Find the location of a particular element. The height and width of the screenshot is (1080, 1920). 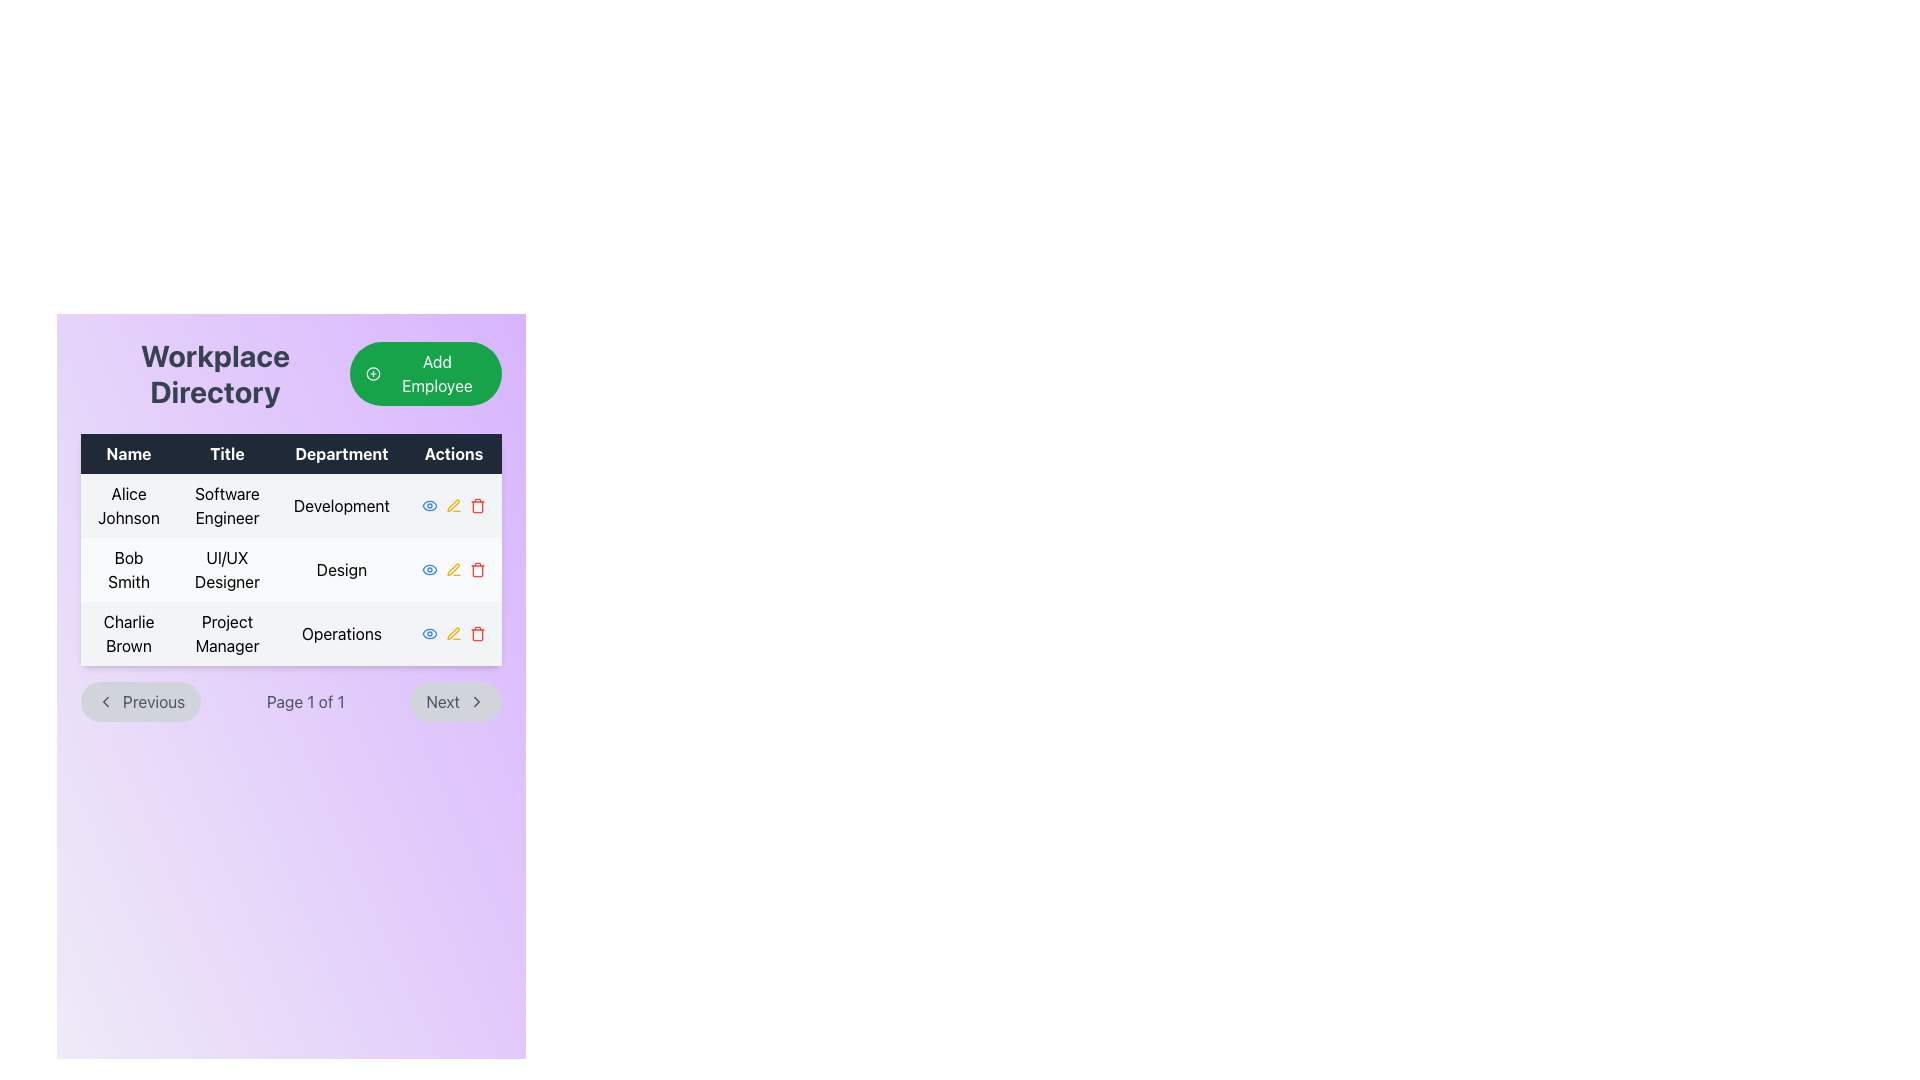

text label that serves as a heading for the directory of workplaces, located at the top-left portion of the panel, before the 'Add Employee' button is located at coordinates (215, 374).